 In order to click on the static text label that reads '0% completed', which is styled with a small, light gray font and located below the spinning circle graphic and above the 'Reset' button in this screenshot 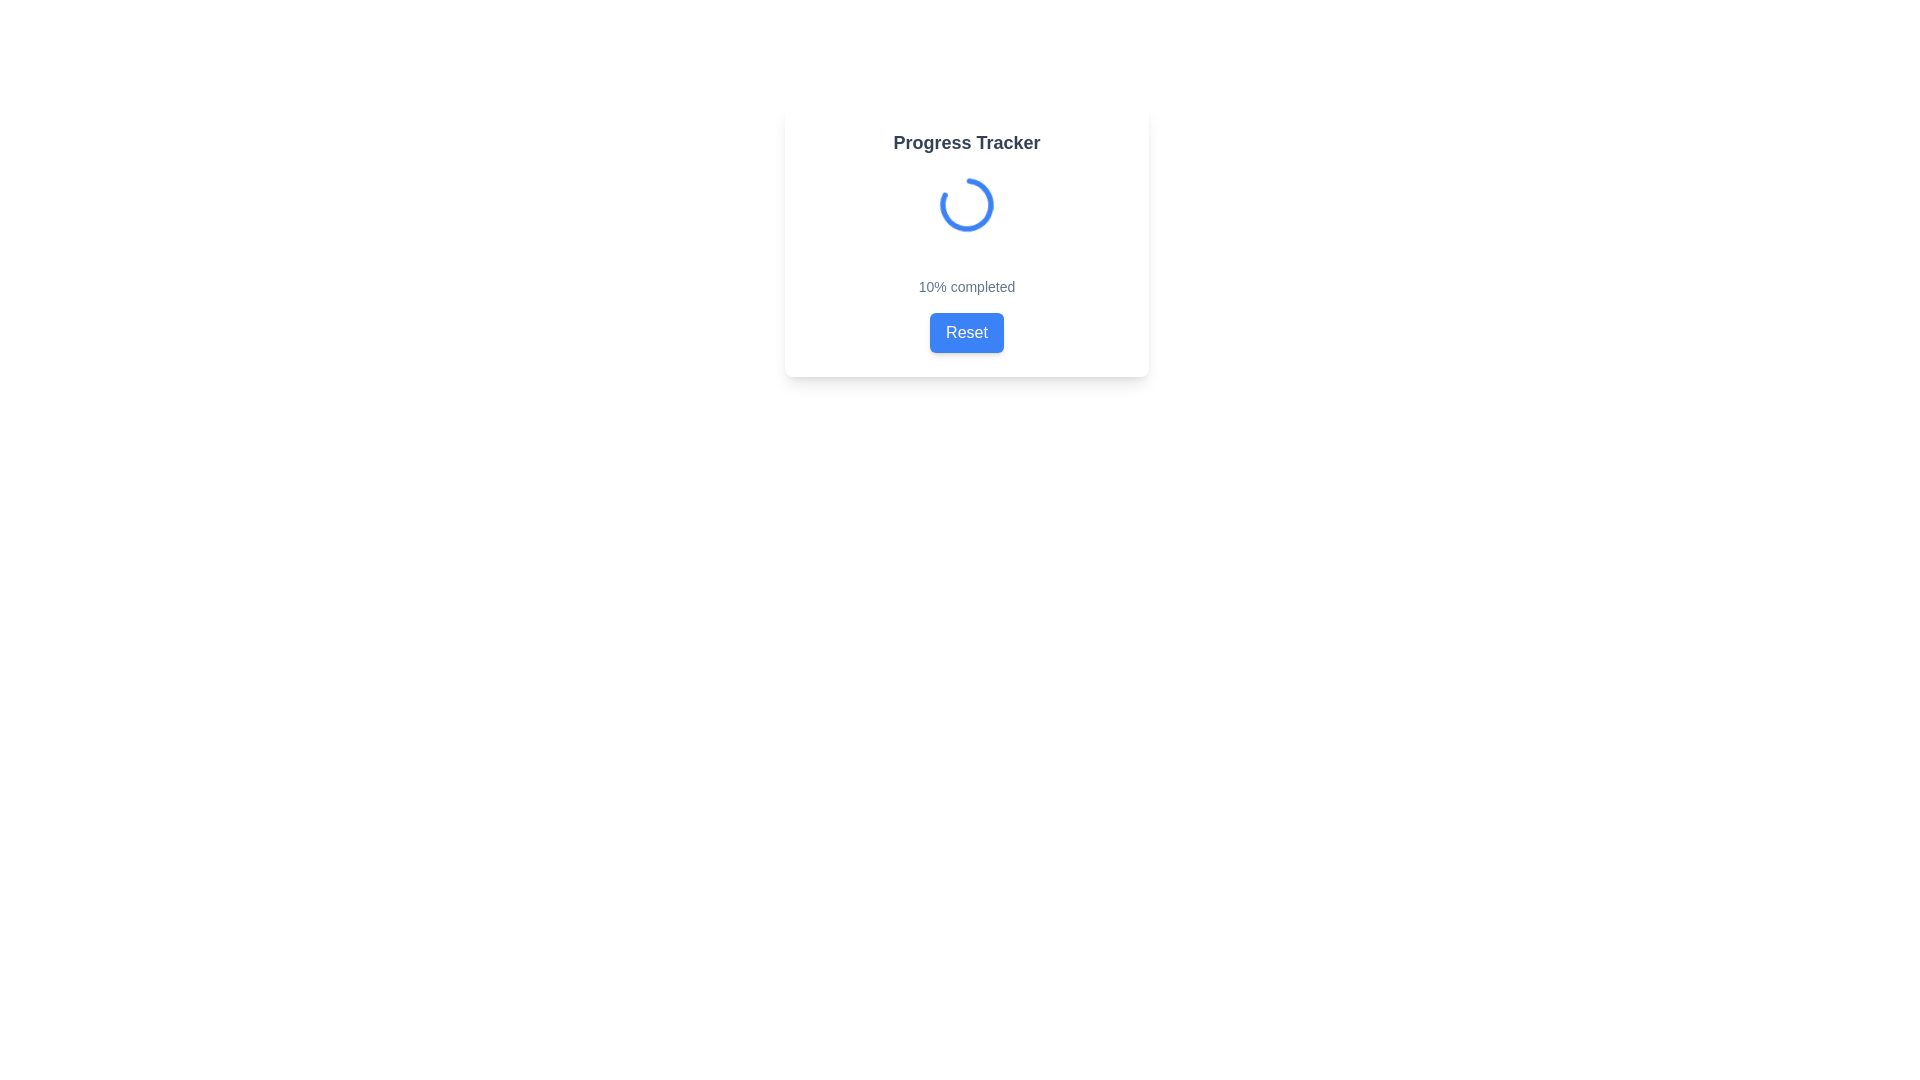, I will do `click(966, 286)`.